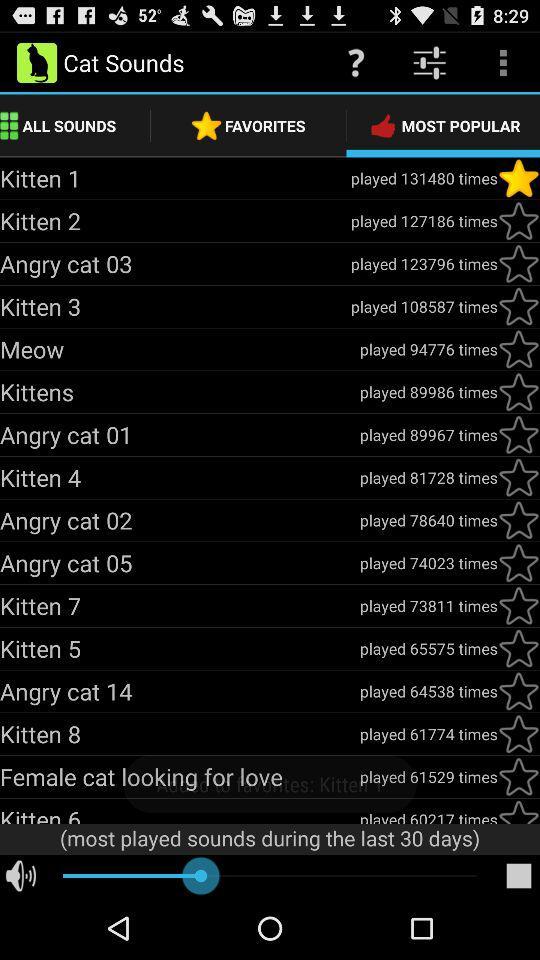  What do you see at coordinates (20, 937) in the screenshot?
I see `the volume icon` at bounding box center [20, 937].